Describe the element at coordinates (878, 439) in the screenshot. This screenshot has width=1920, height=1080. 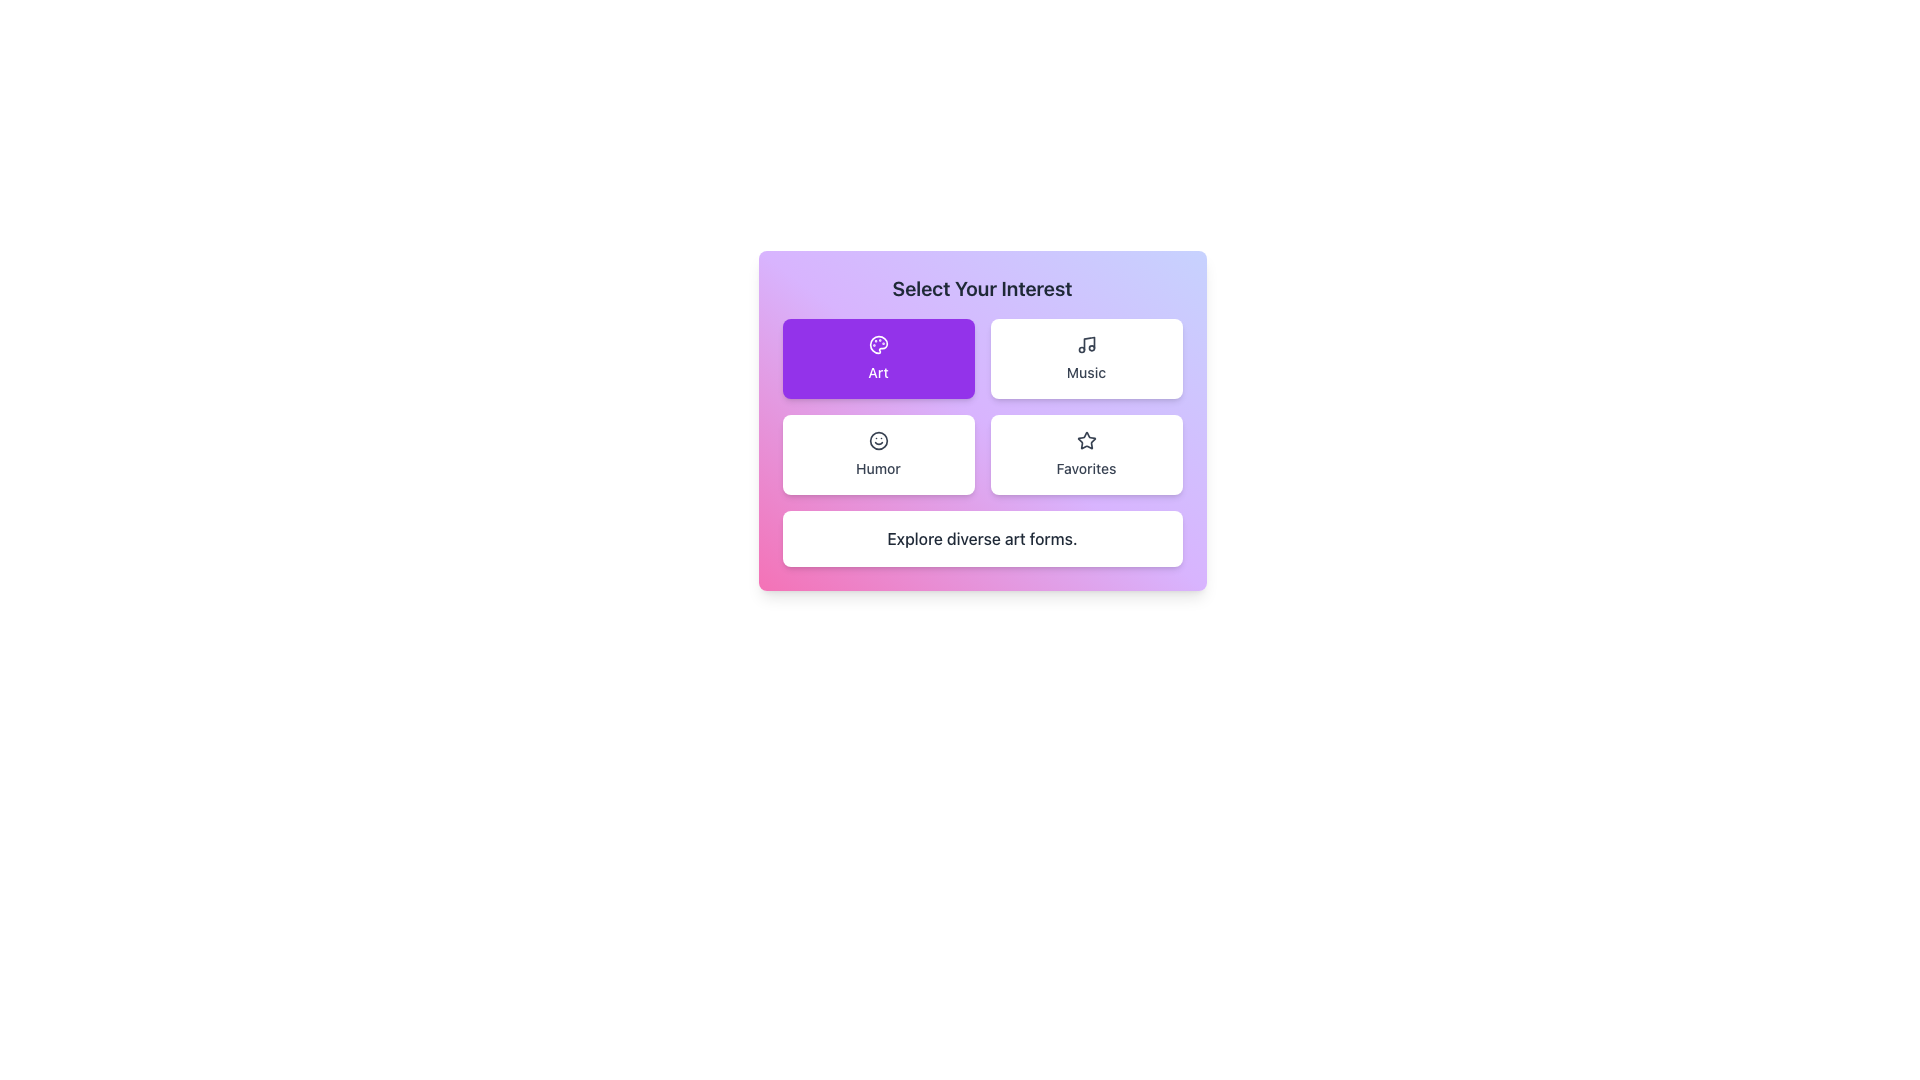
I see `the main circular structure of the smiley face icon, which serves a decorative function to indicate humor or fun` at that location.